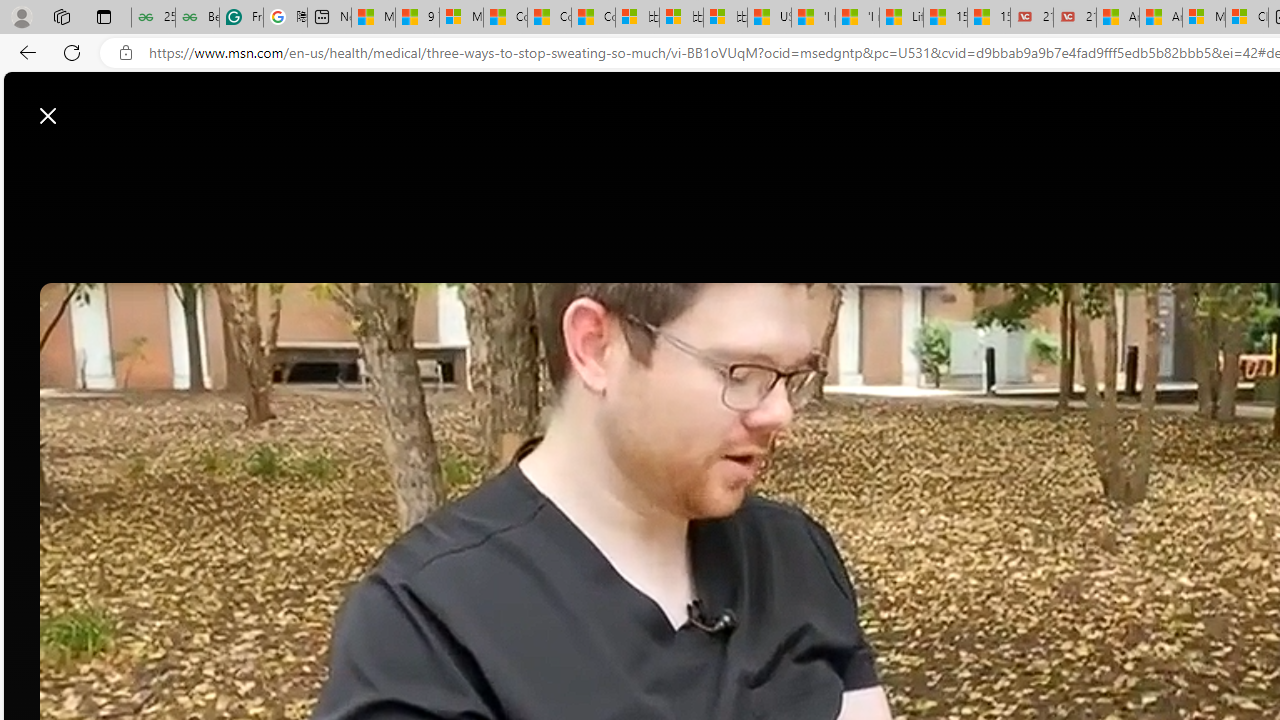 The width and height of the screenshot is (1280, 720). I want to click on '15 Ways Modern Life Contradicts the Teachings of Jesus', so click(988, 17).